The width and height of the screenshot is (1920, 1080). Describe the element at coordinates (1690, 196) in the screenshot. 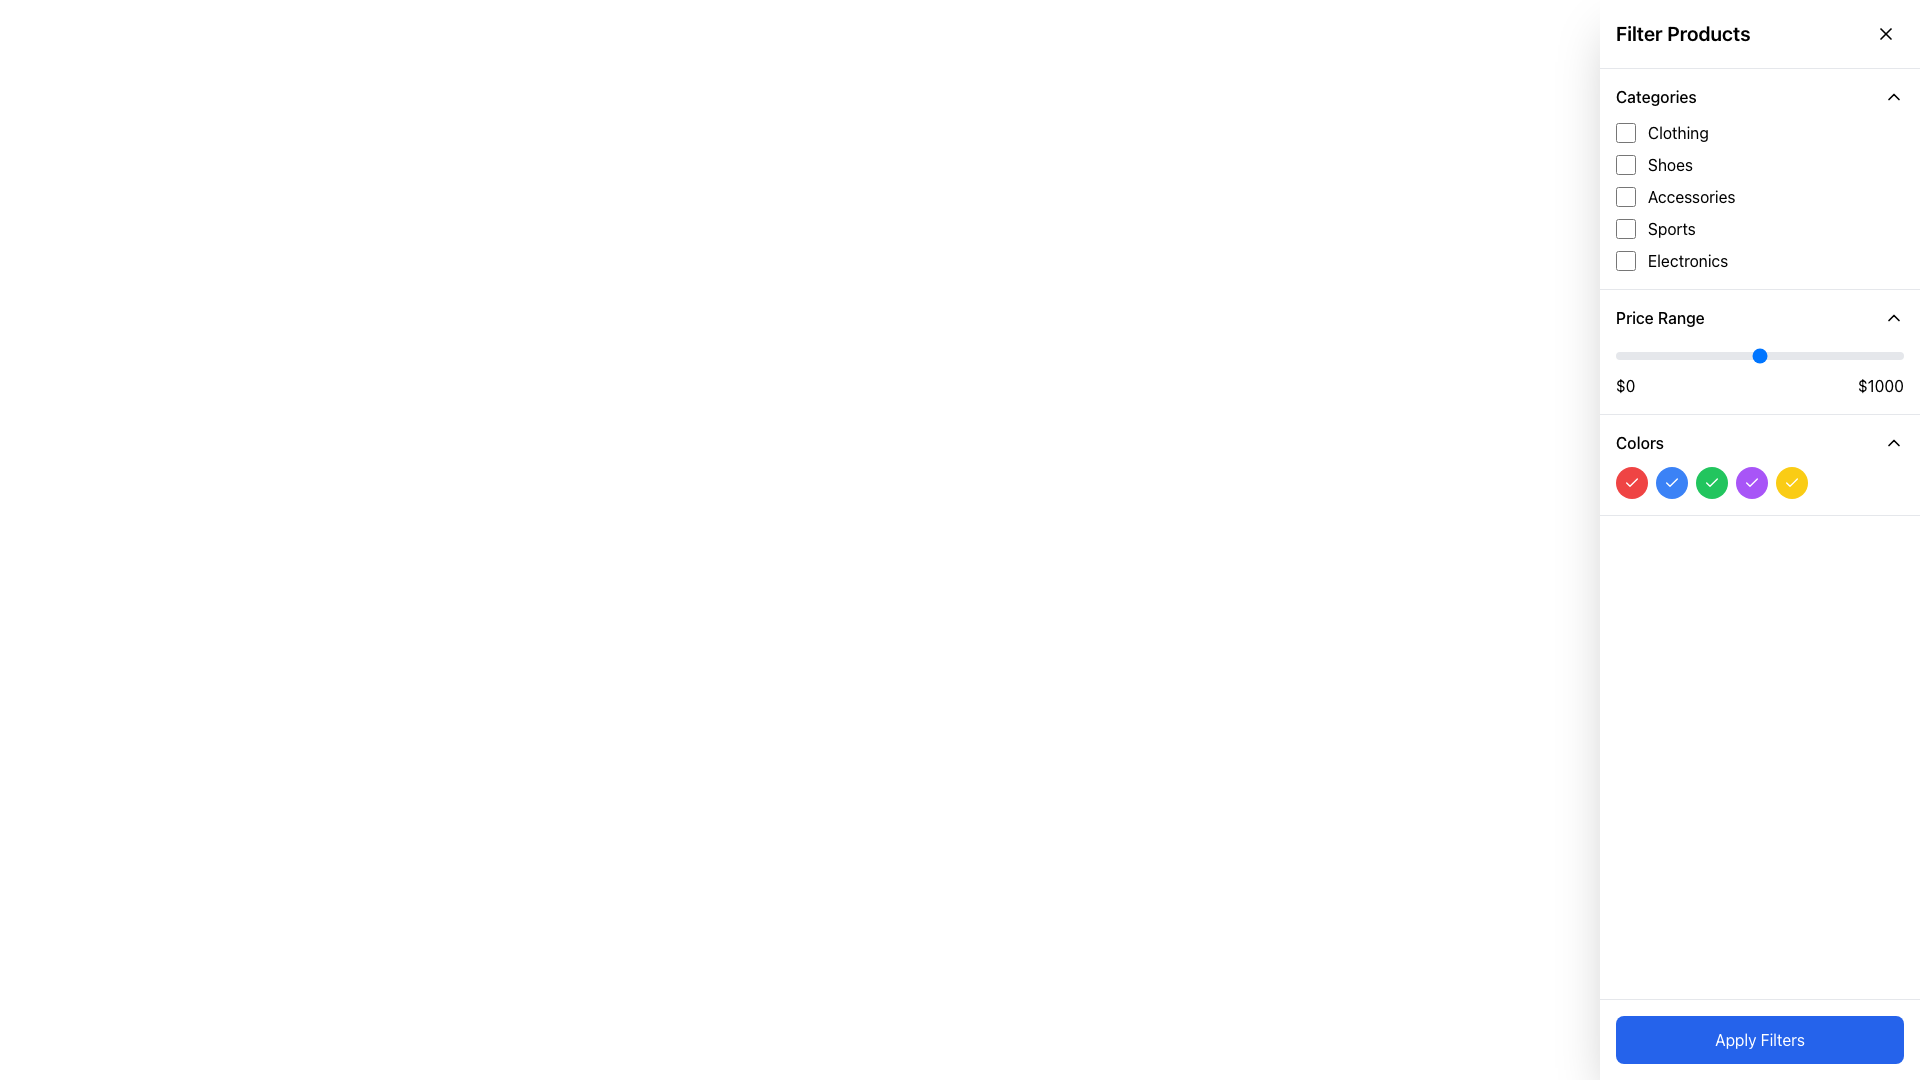

I see `the text label that provides a description for the adjacent 'Accessories' checkbox, which is the third option in a vertical list of categories in the filter panel` at that location.